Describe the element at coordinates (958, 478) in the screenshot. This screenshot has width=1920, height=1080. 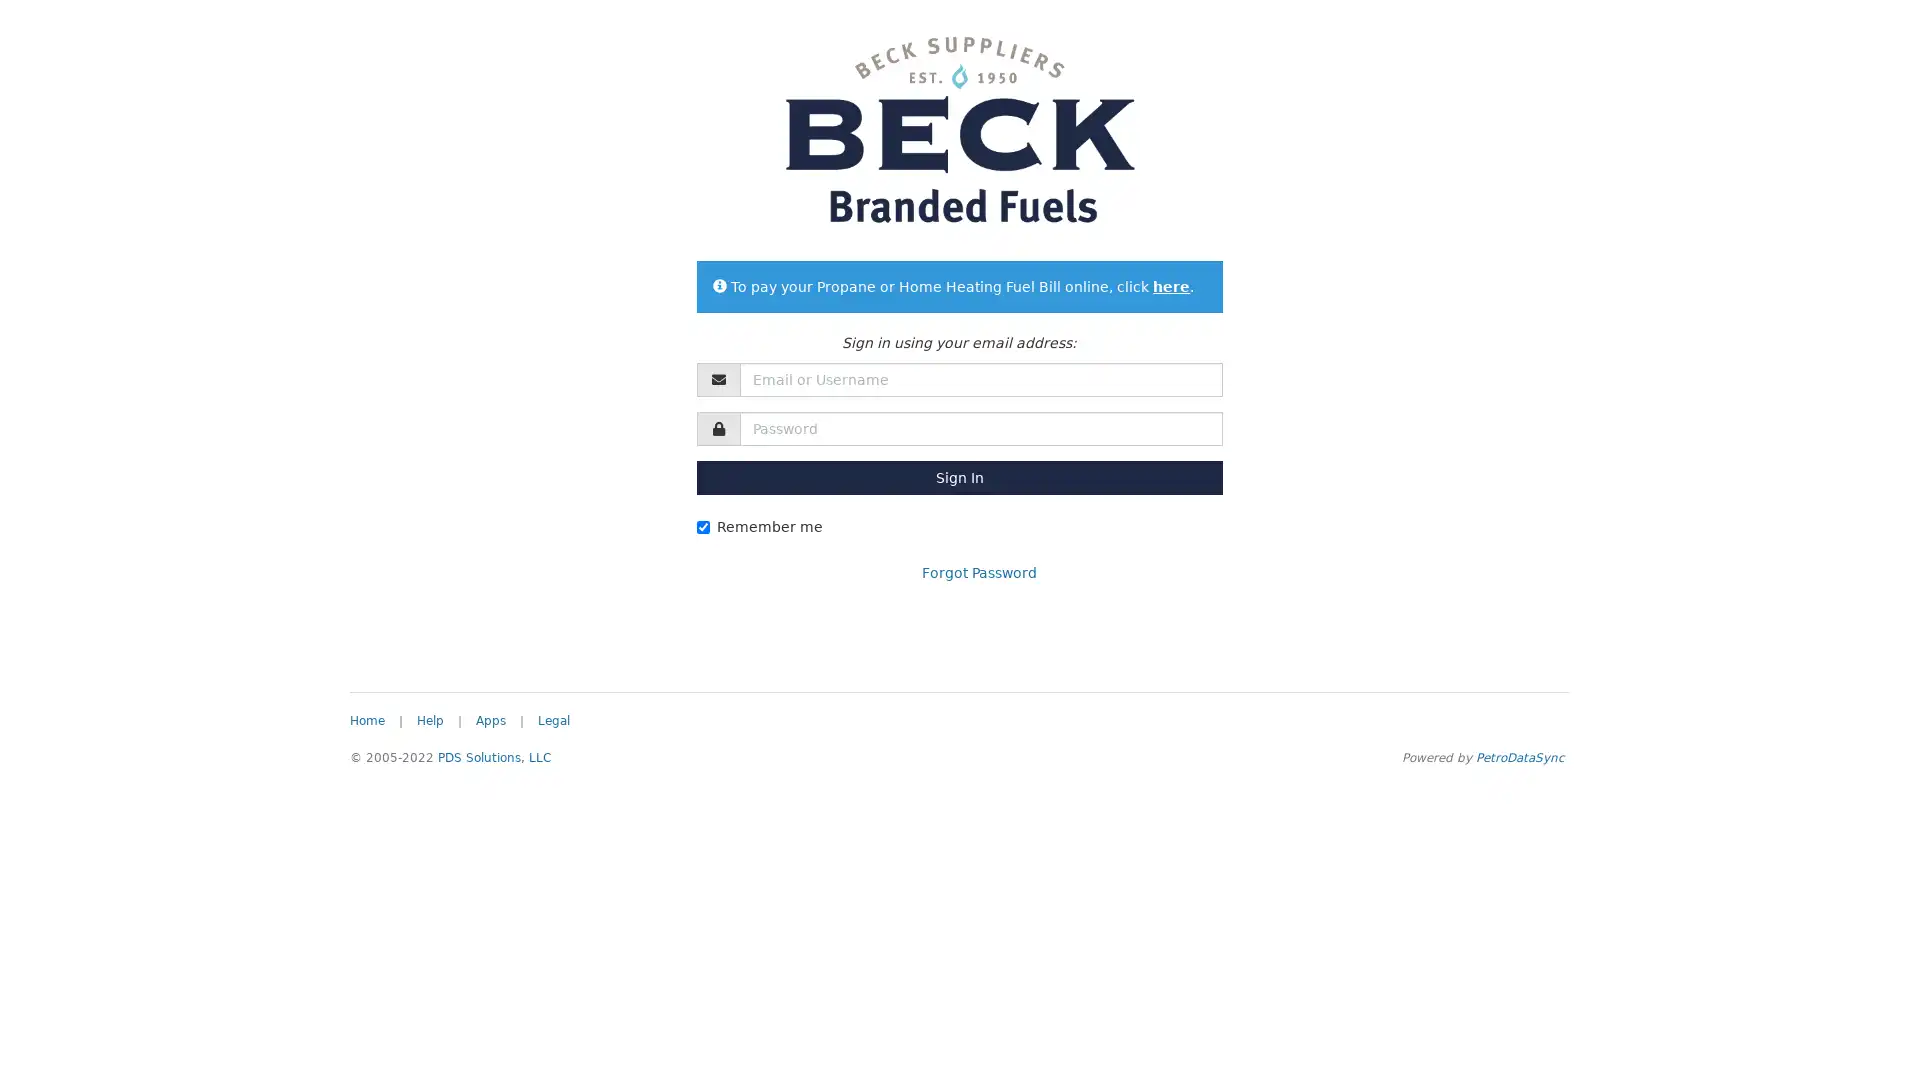
I see `Sign In` at that location.